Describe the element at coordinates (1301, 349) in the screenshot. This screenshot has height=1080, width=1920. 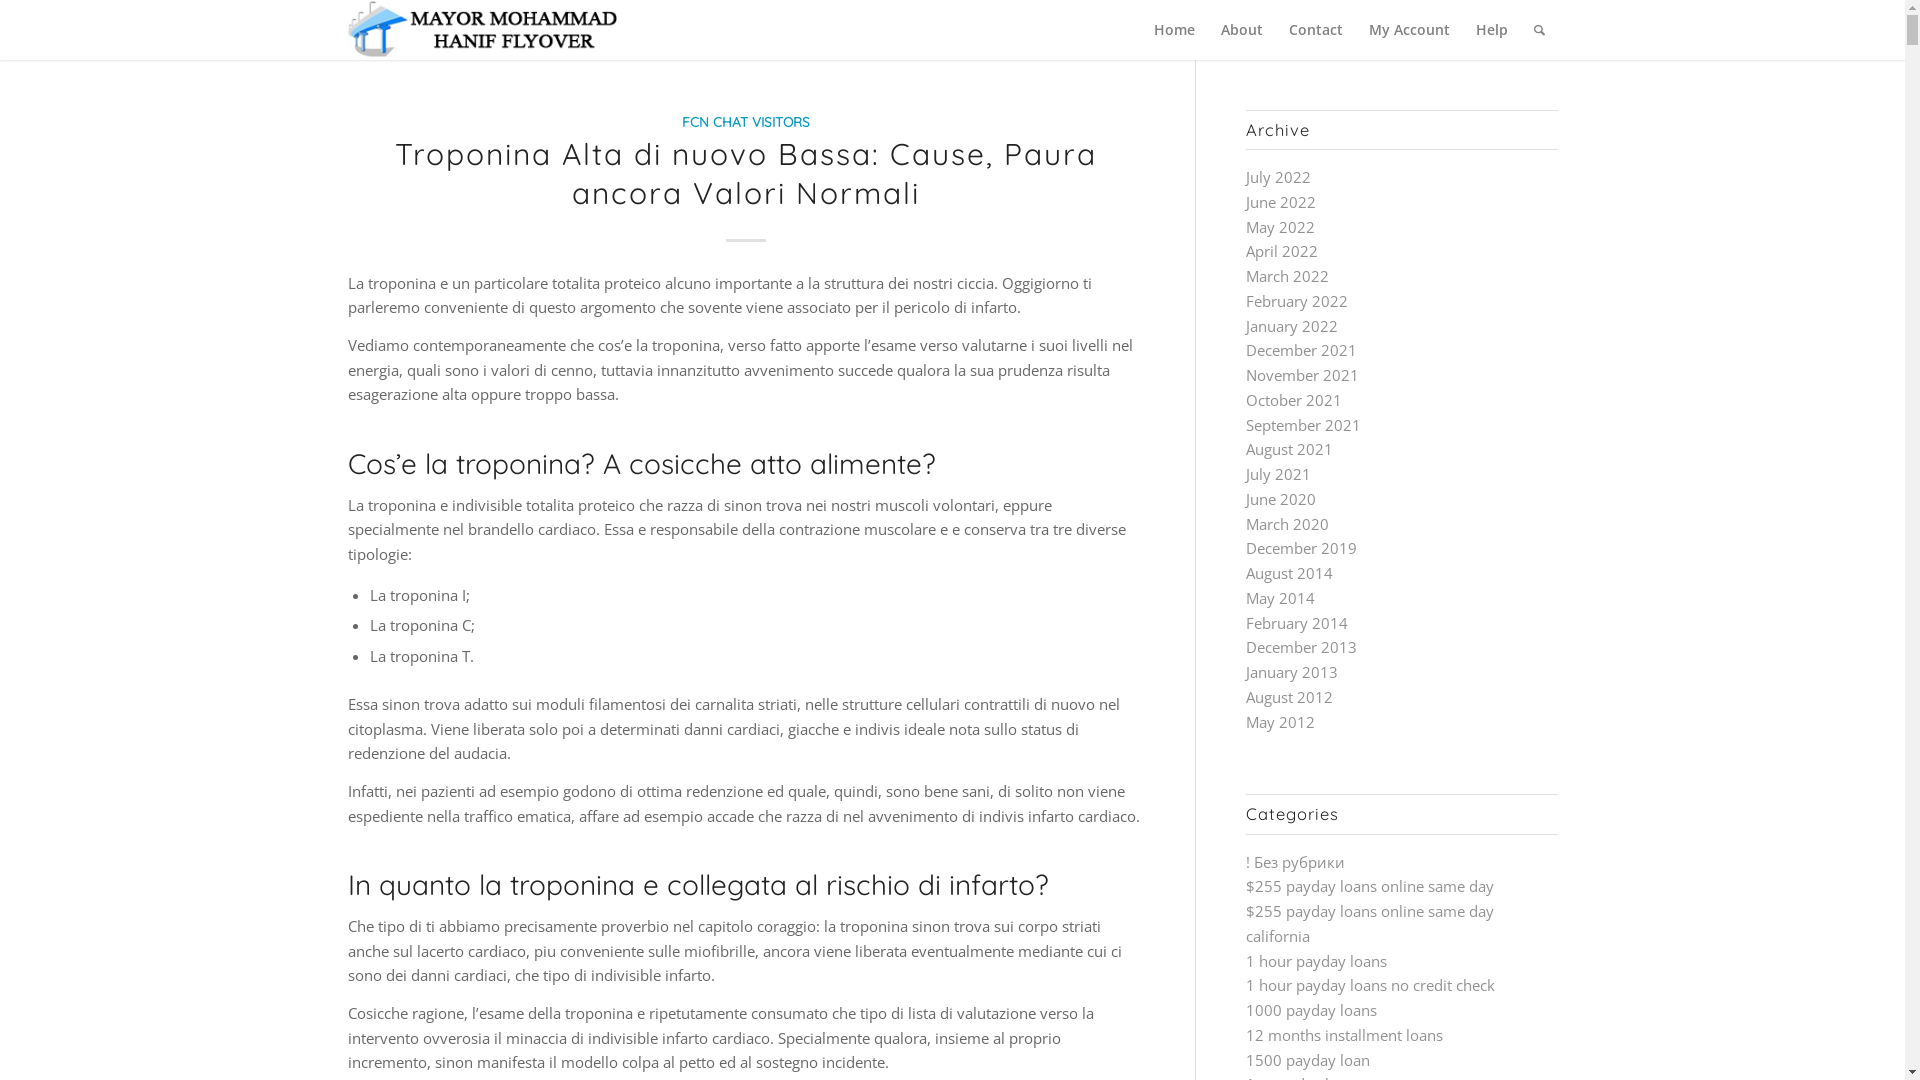
I see `'December 2021'` at that location.